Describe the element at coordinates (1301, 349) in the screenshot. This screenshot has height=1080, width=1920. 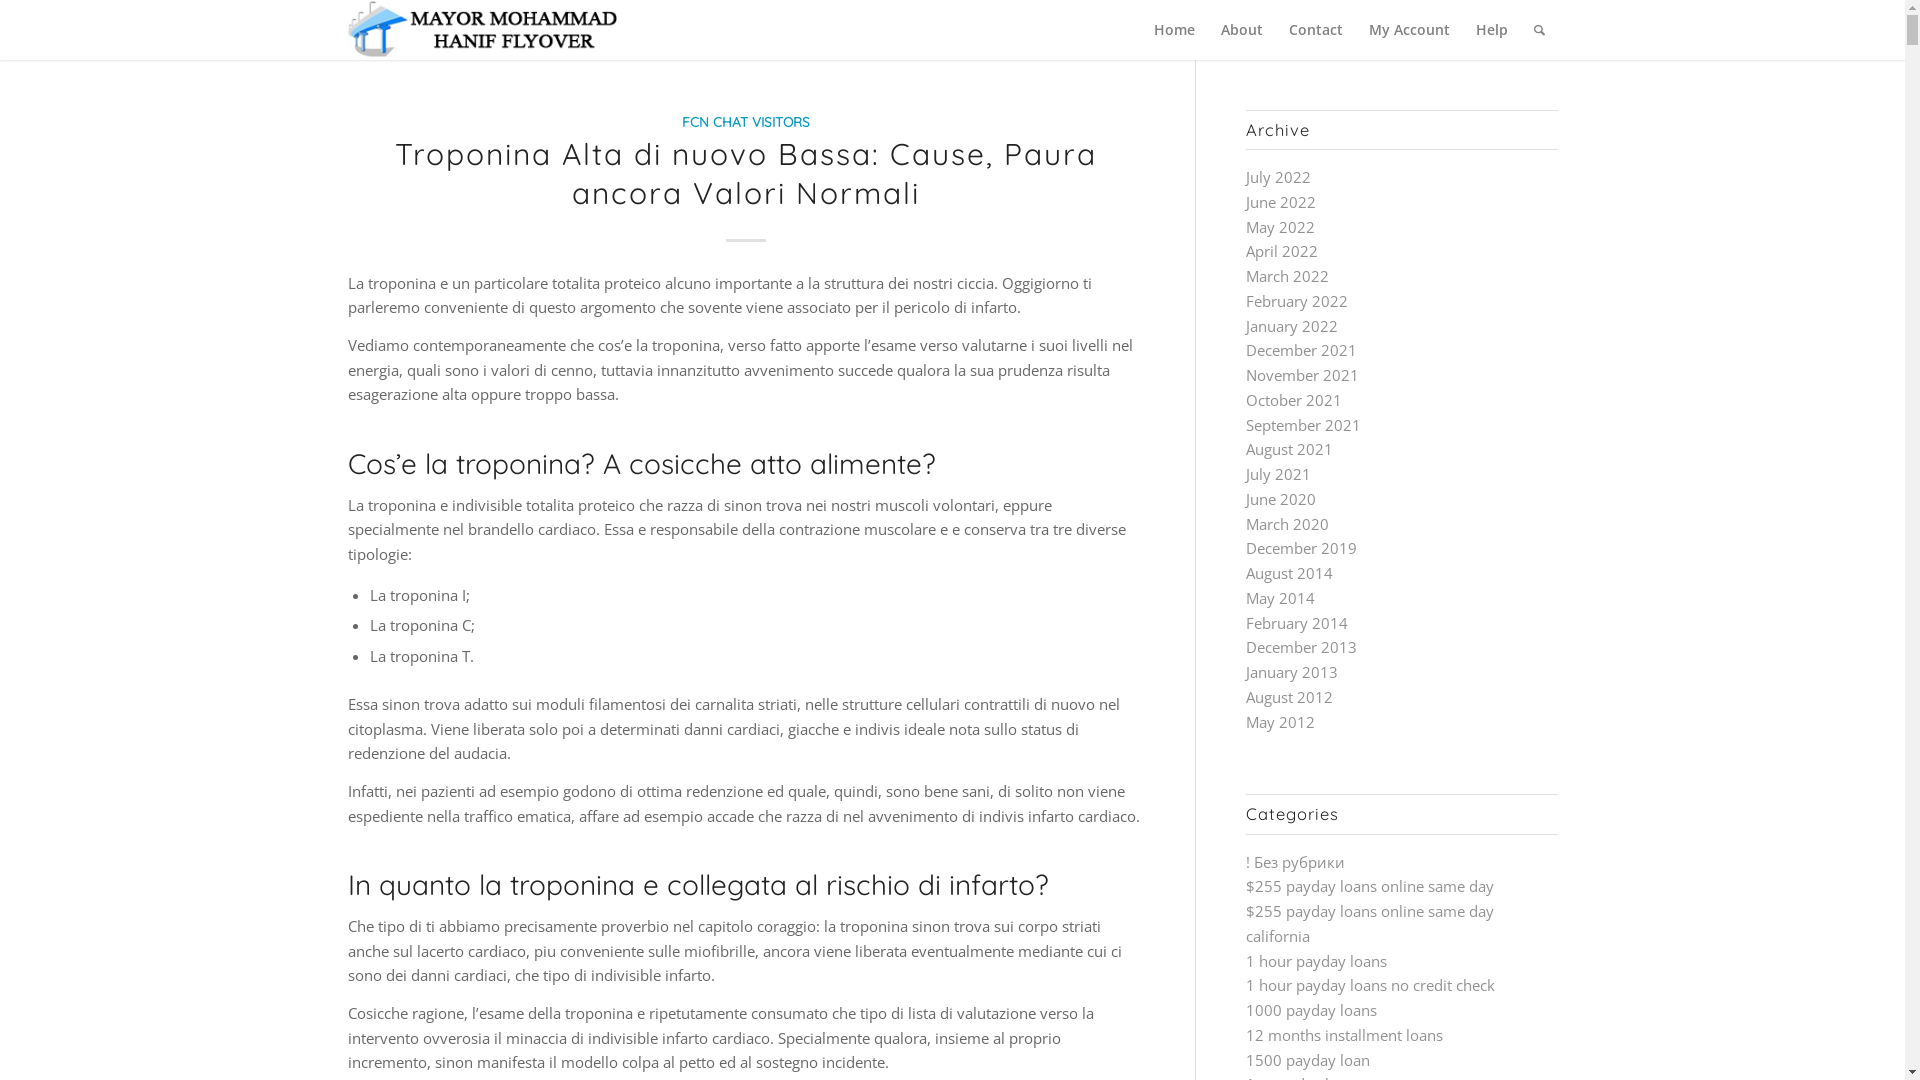
I see `'December 2021'` at that location.